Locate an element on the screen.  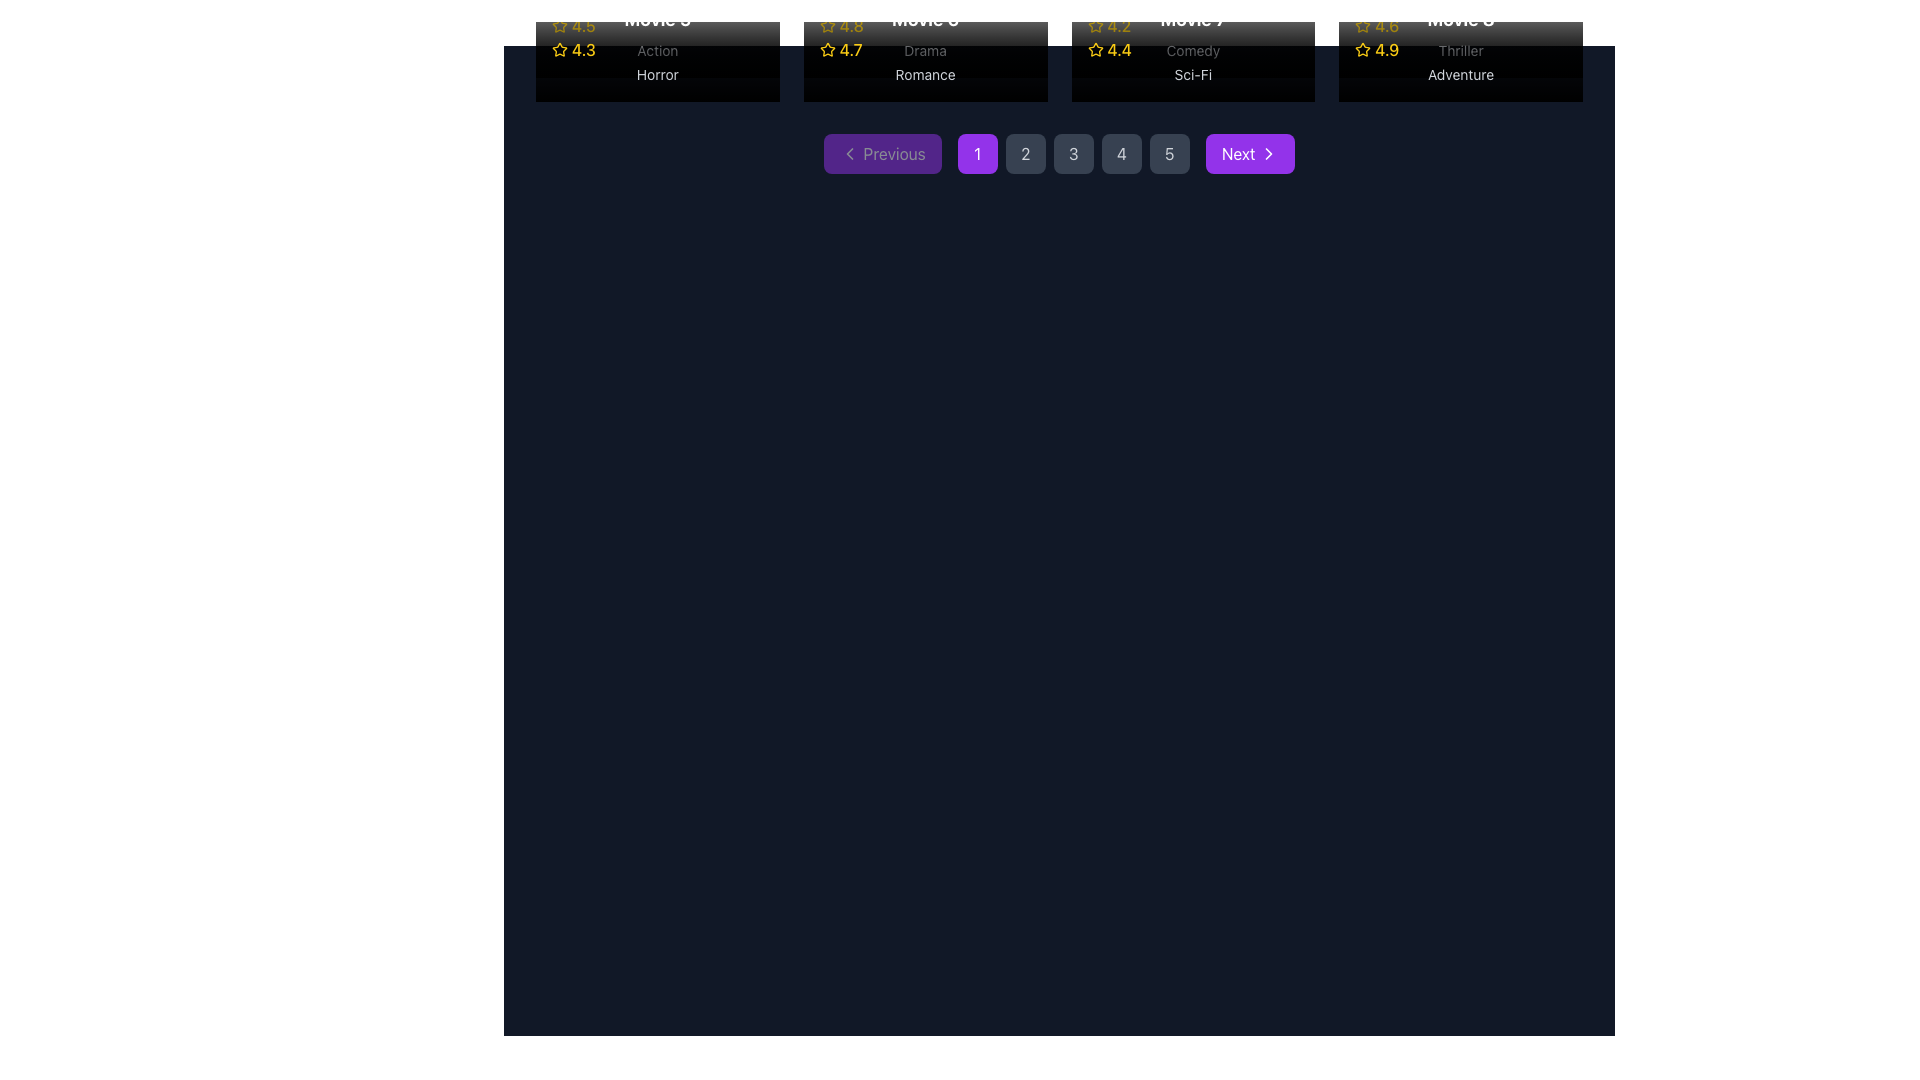
the genre label for the movie located at the bottom right corner of the movie card to read its information is located at coordinates (1461, 73).